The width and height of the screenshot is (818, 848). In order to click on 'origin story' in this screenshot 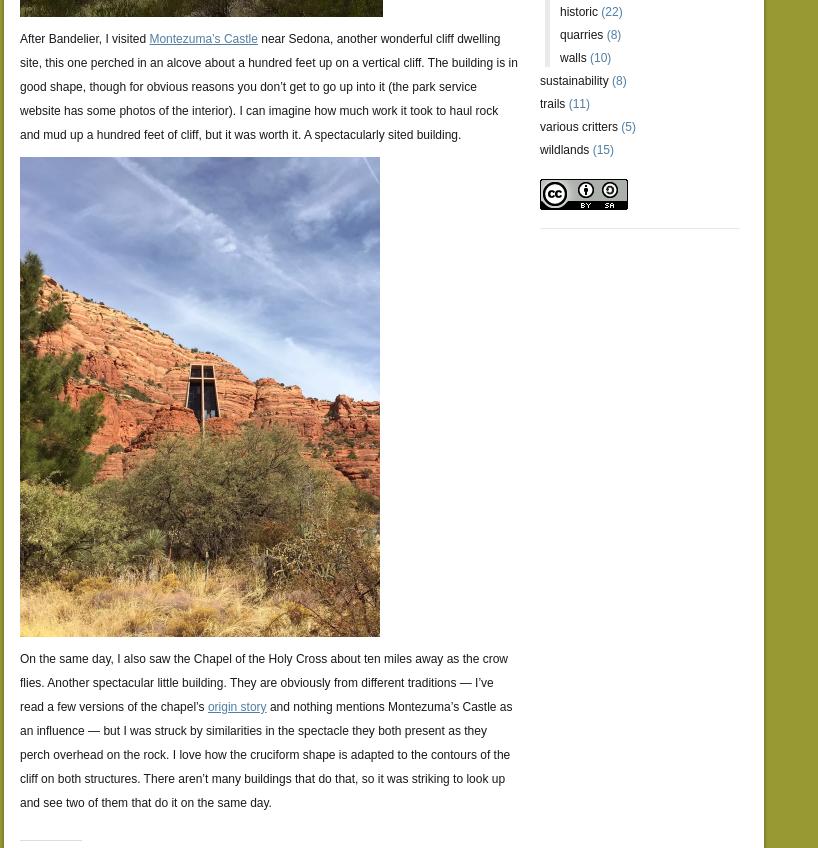, I will do `click(236, 706)`.